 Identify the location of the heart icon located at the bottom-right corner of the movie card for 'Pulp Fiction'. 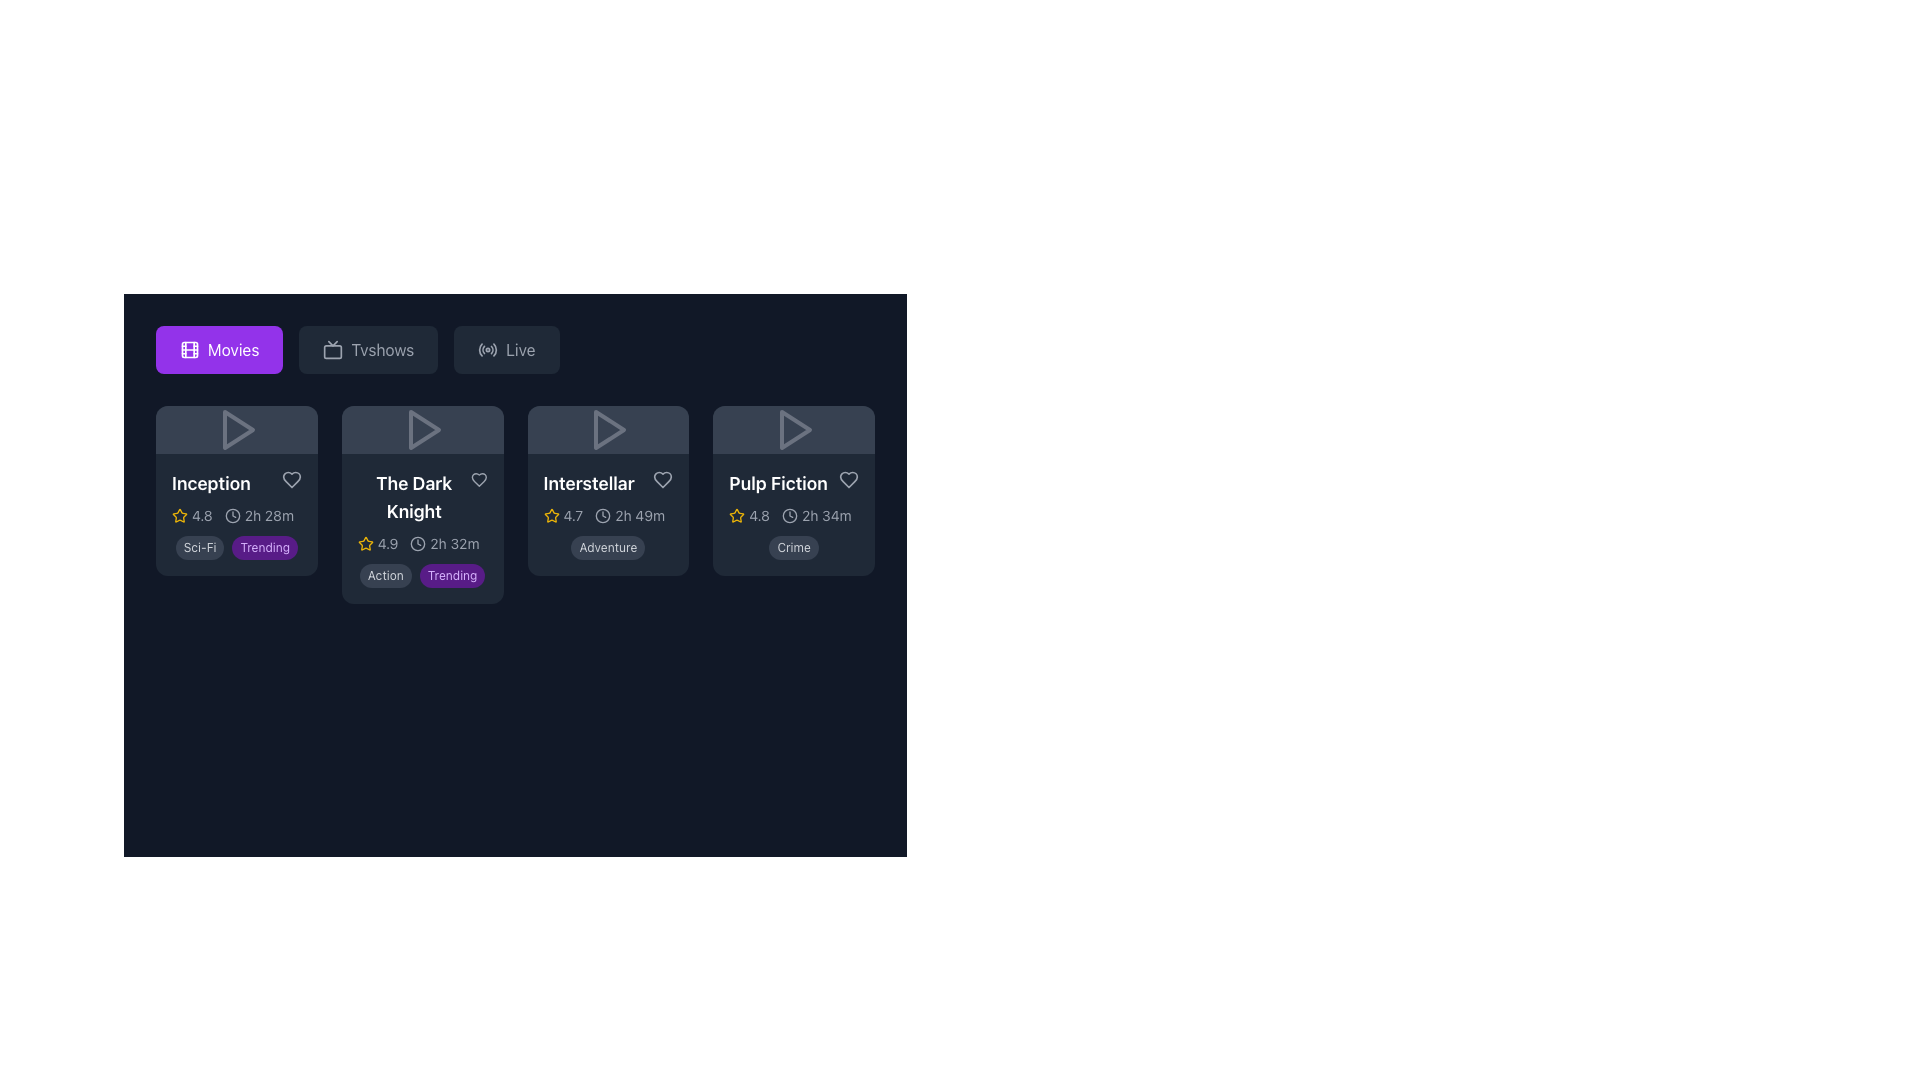
(849, 479).